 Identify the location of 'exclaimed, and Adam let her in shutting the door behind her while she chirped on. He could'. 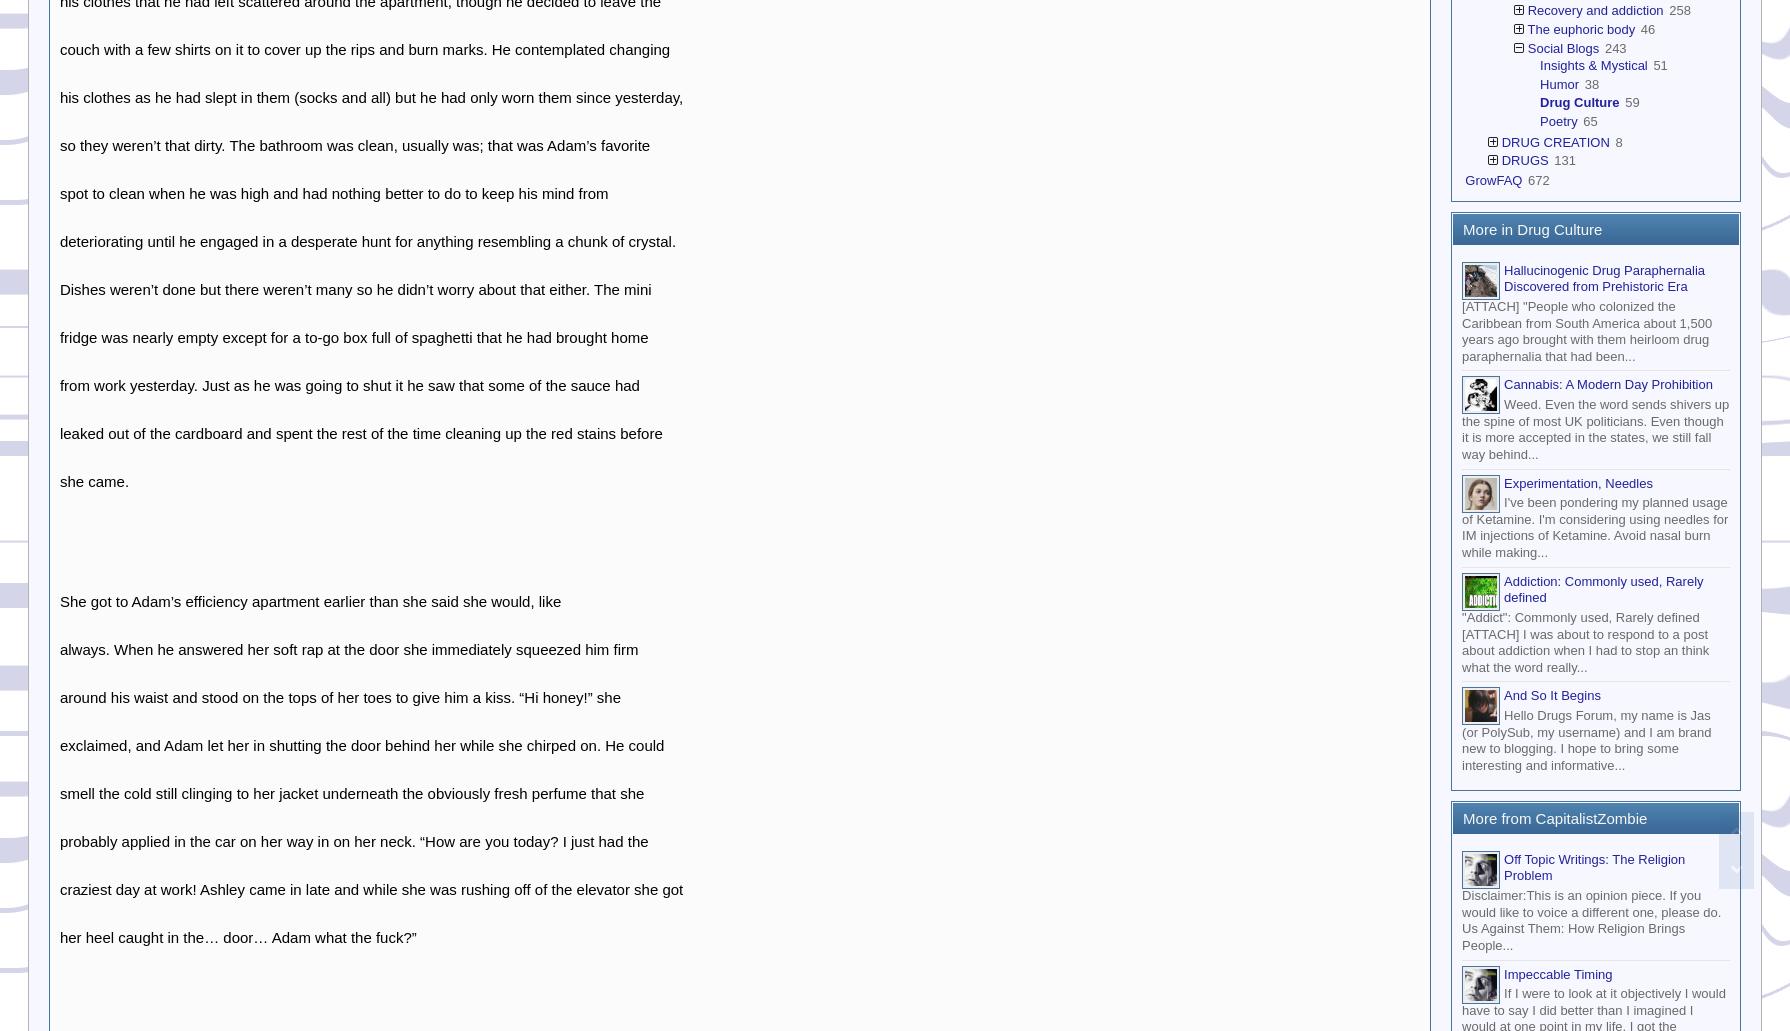
(361, 743).